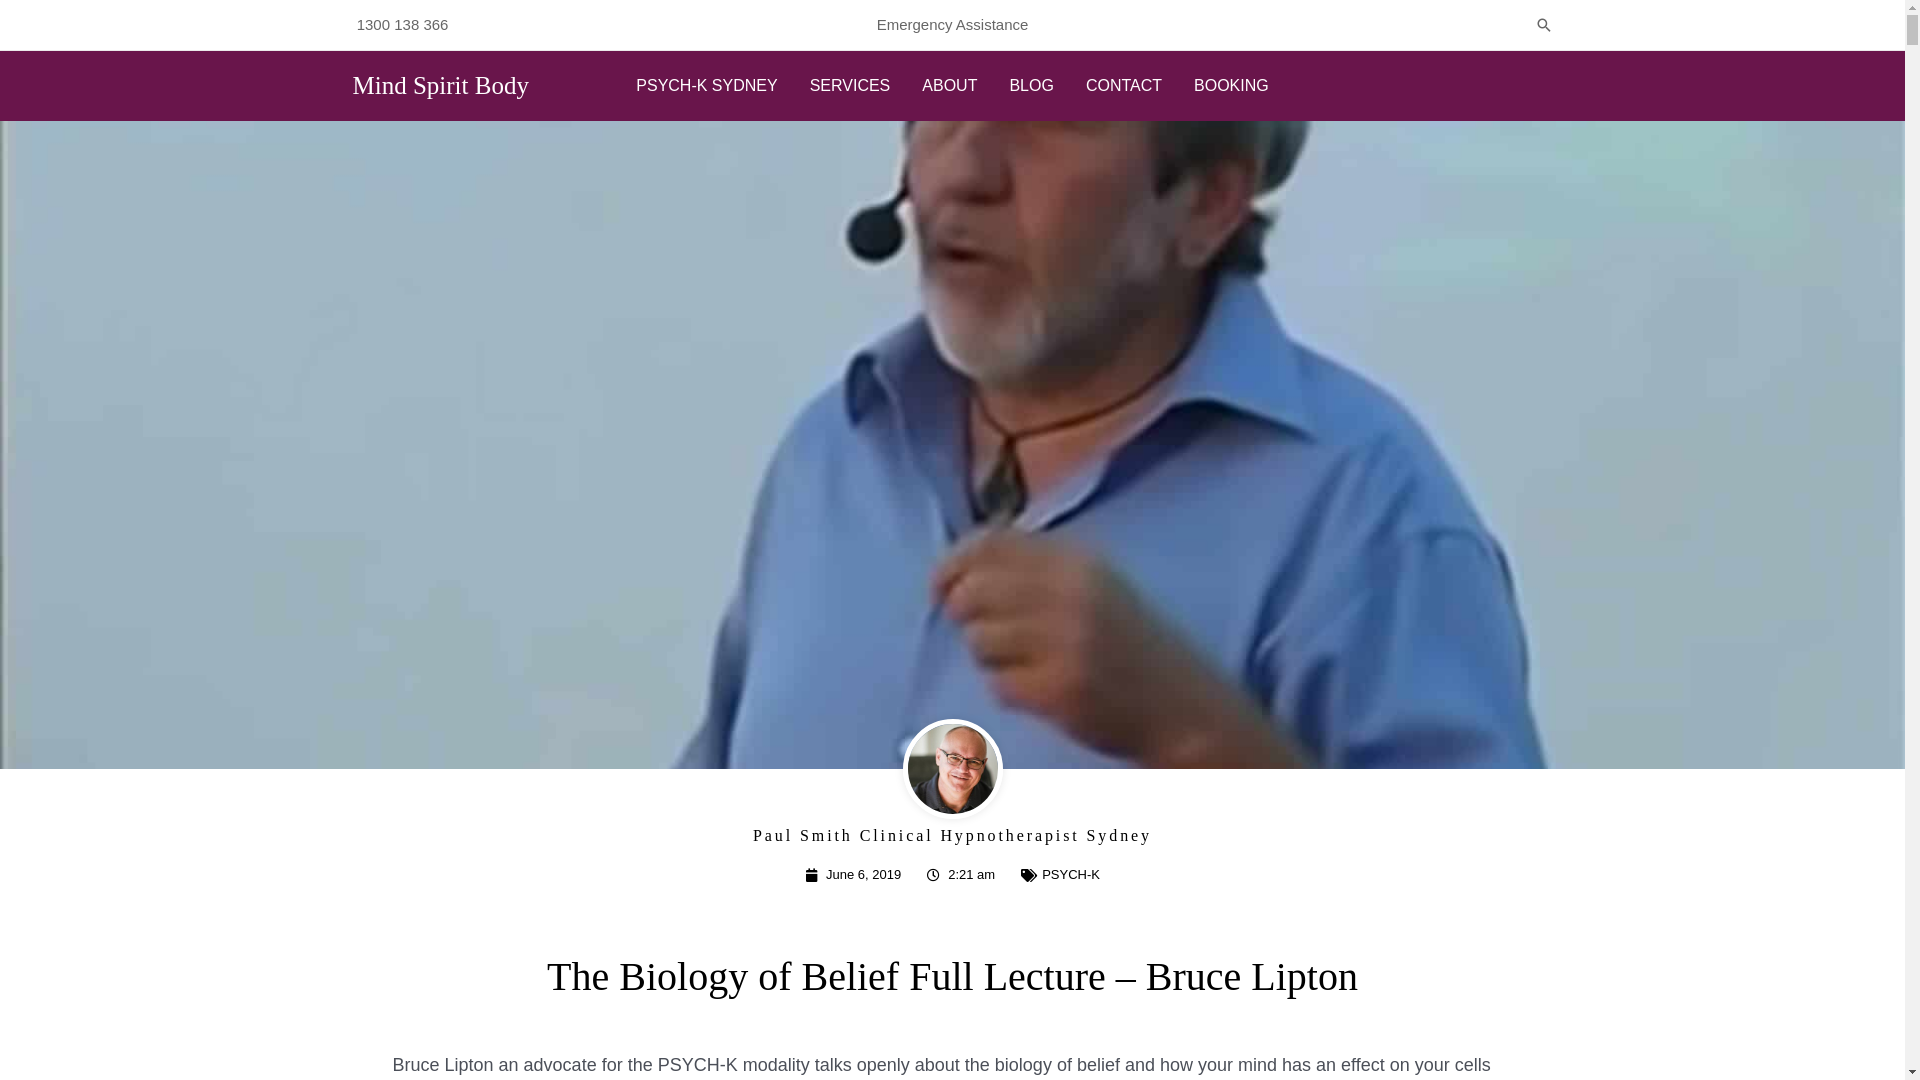 This screenshot has width=1920, height=1080. What do you see at coordinates (706, 84) in the screenshot?
I see `'PSYCH-K SYDNEY'` at bounding box center [706, 84].